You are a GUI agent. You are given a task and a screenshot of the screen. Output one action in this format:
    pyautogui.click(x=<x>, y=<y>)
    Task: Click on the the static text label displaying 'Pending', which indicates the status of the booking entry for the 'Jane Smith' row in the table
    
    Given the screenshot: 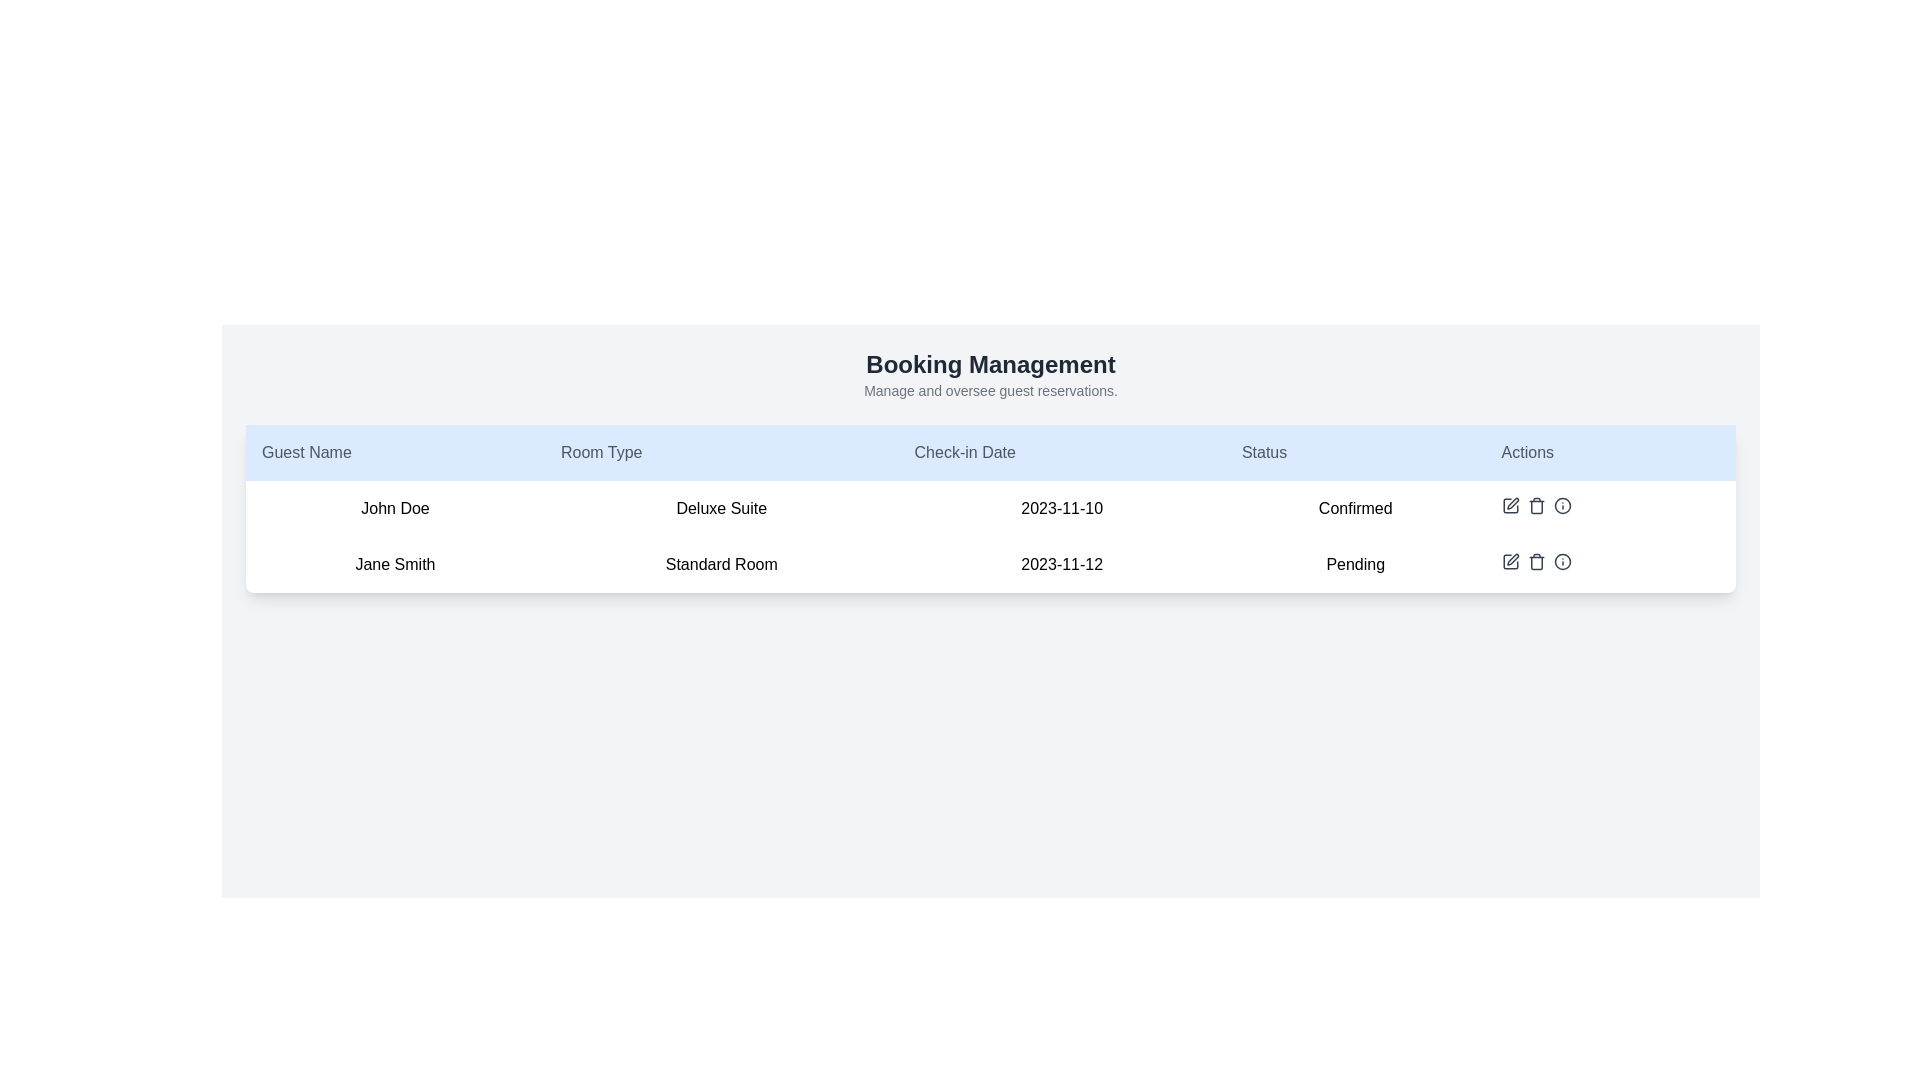 What is the action you would take?
    pyautogui.click(x=1355, y=564)
    